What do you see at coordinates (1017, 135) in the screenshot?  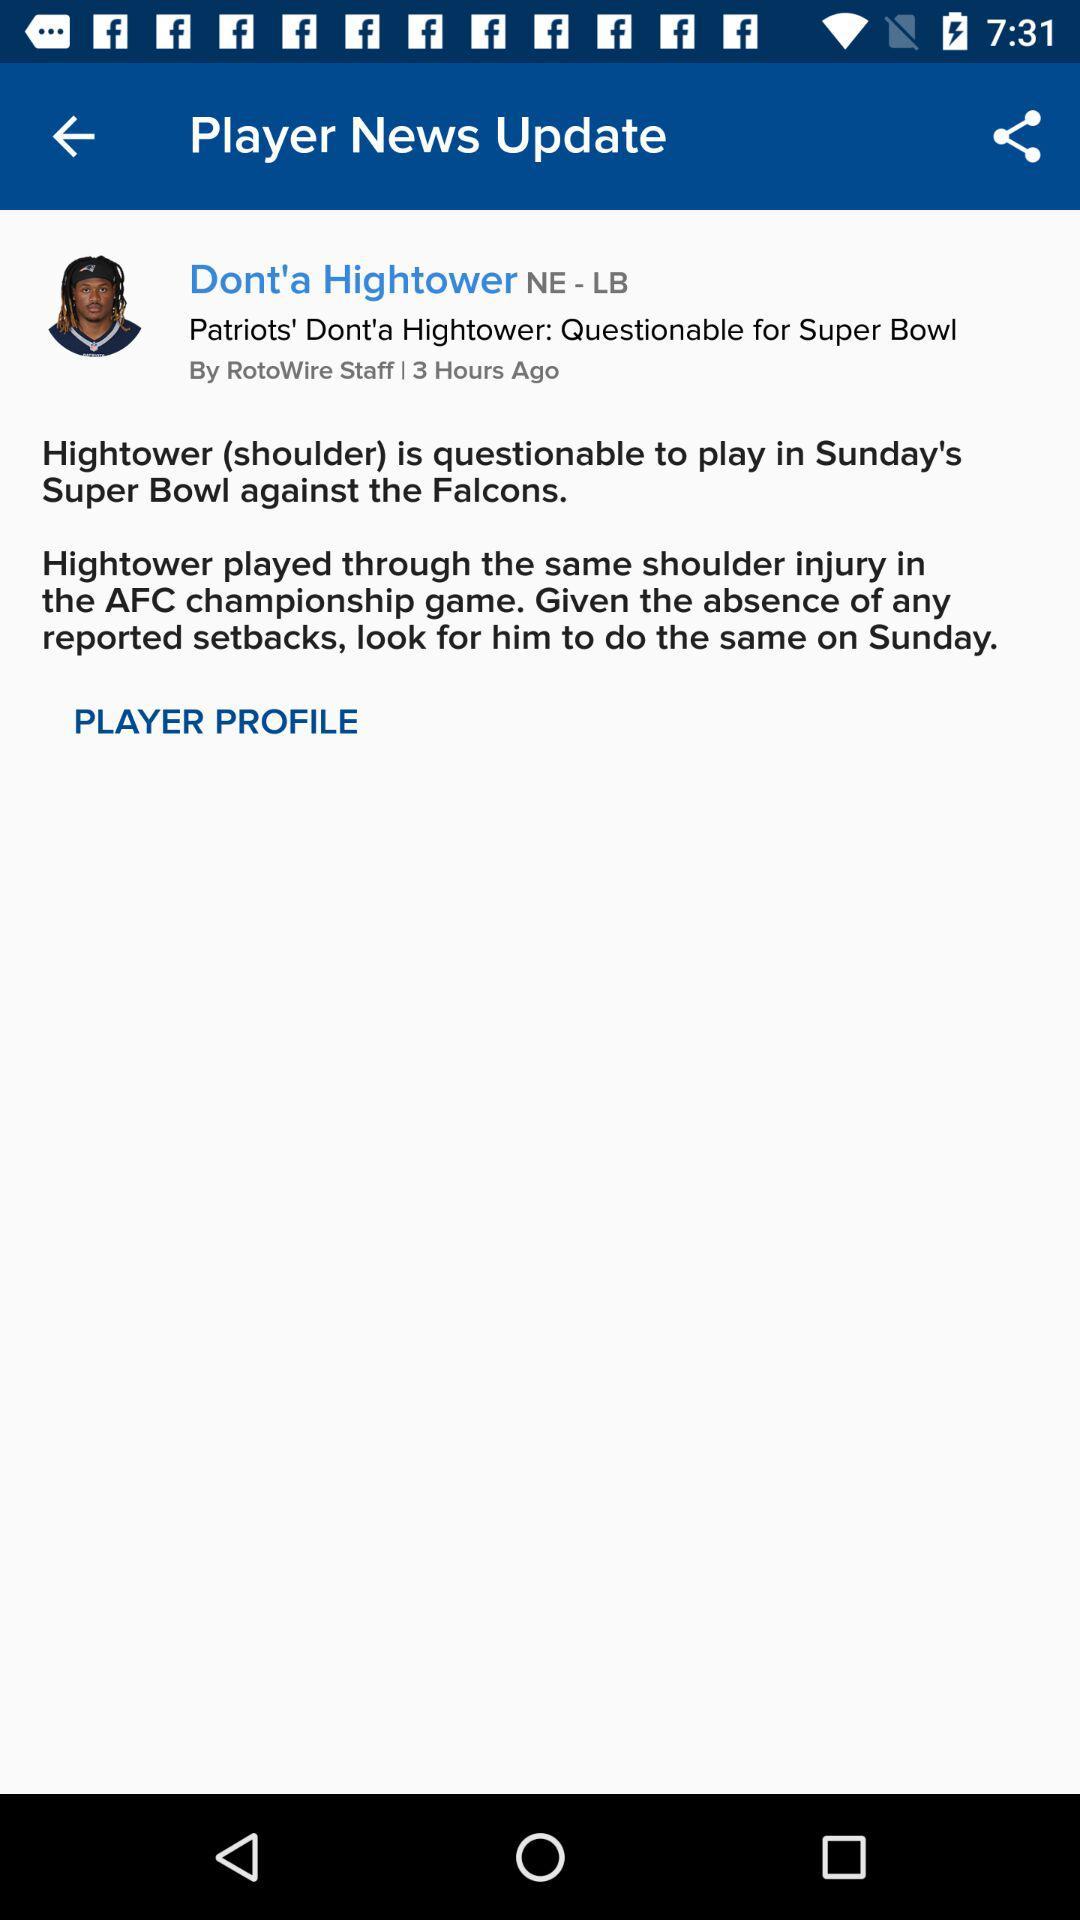 I see `the icon next to the player news update icon` at bounding box center [1017, 135].